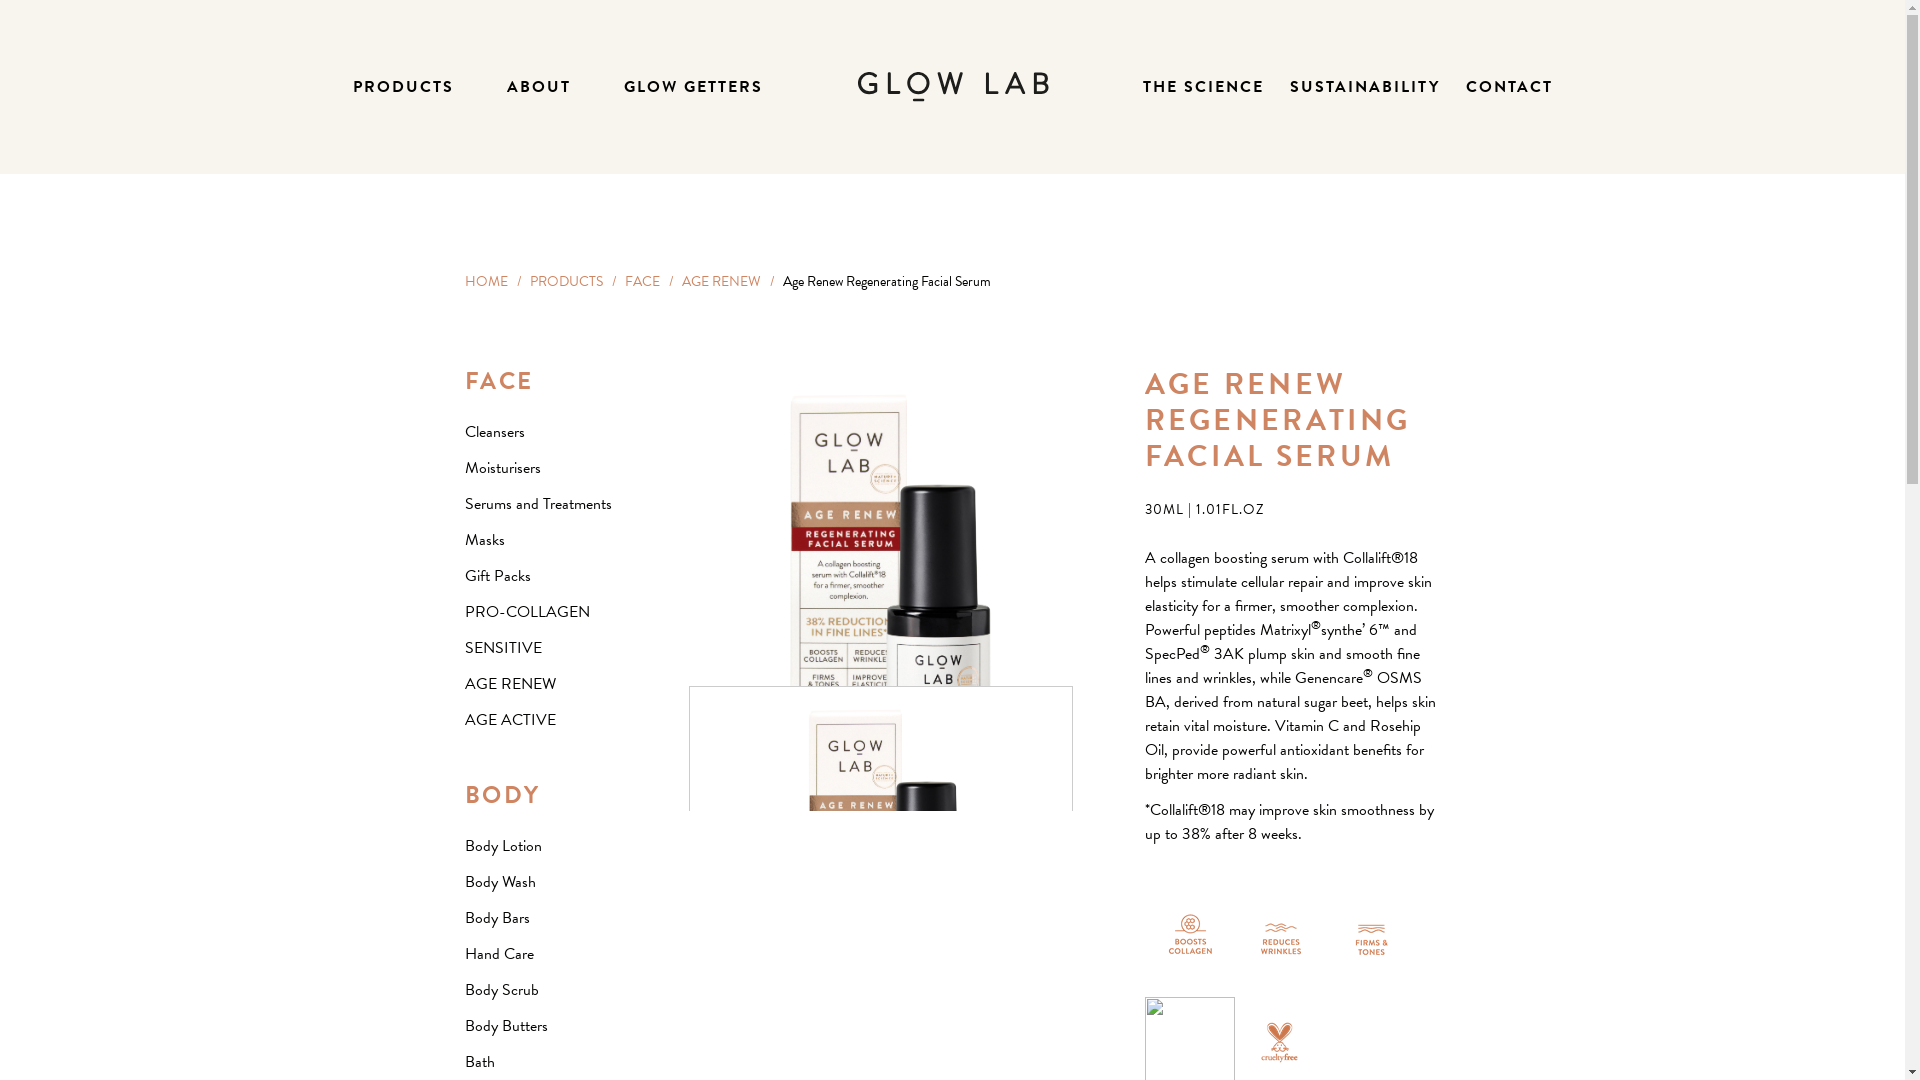 This screenshot has width=1920, height=1080. I want to click on 'Moisturisers', so click(502, 467).